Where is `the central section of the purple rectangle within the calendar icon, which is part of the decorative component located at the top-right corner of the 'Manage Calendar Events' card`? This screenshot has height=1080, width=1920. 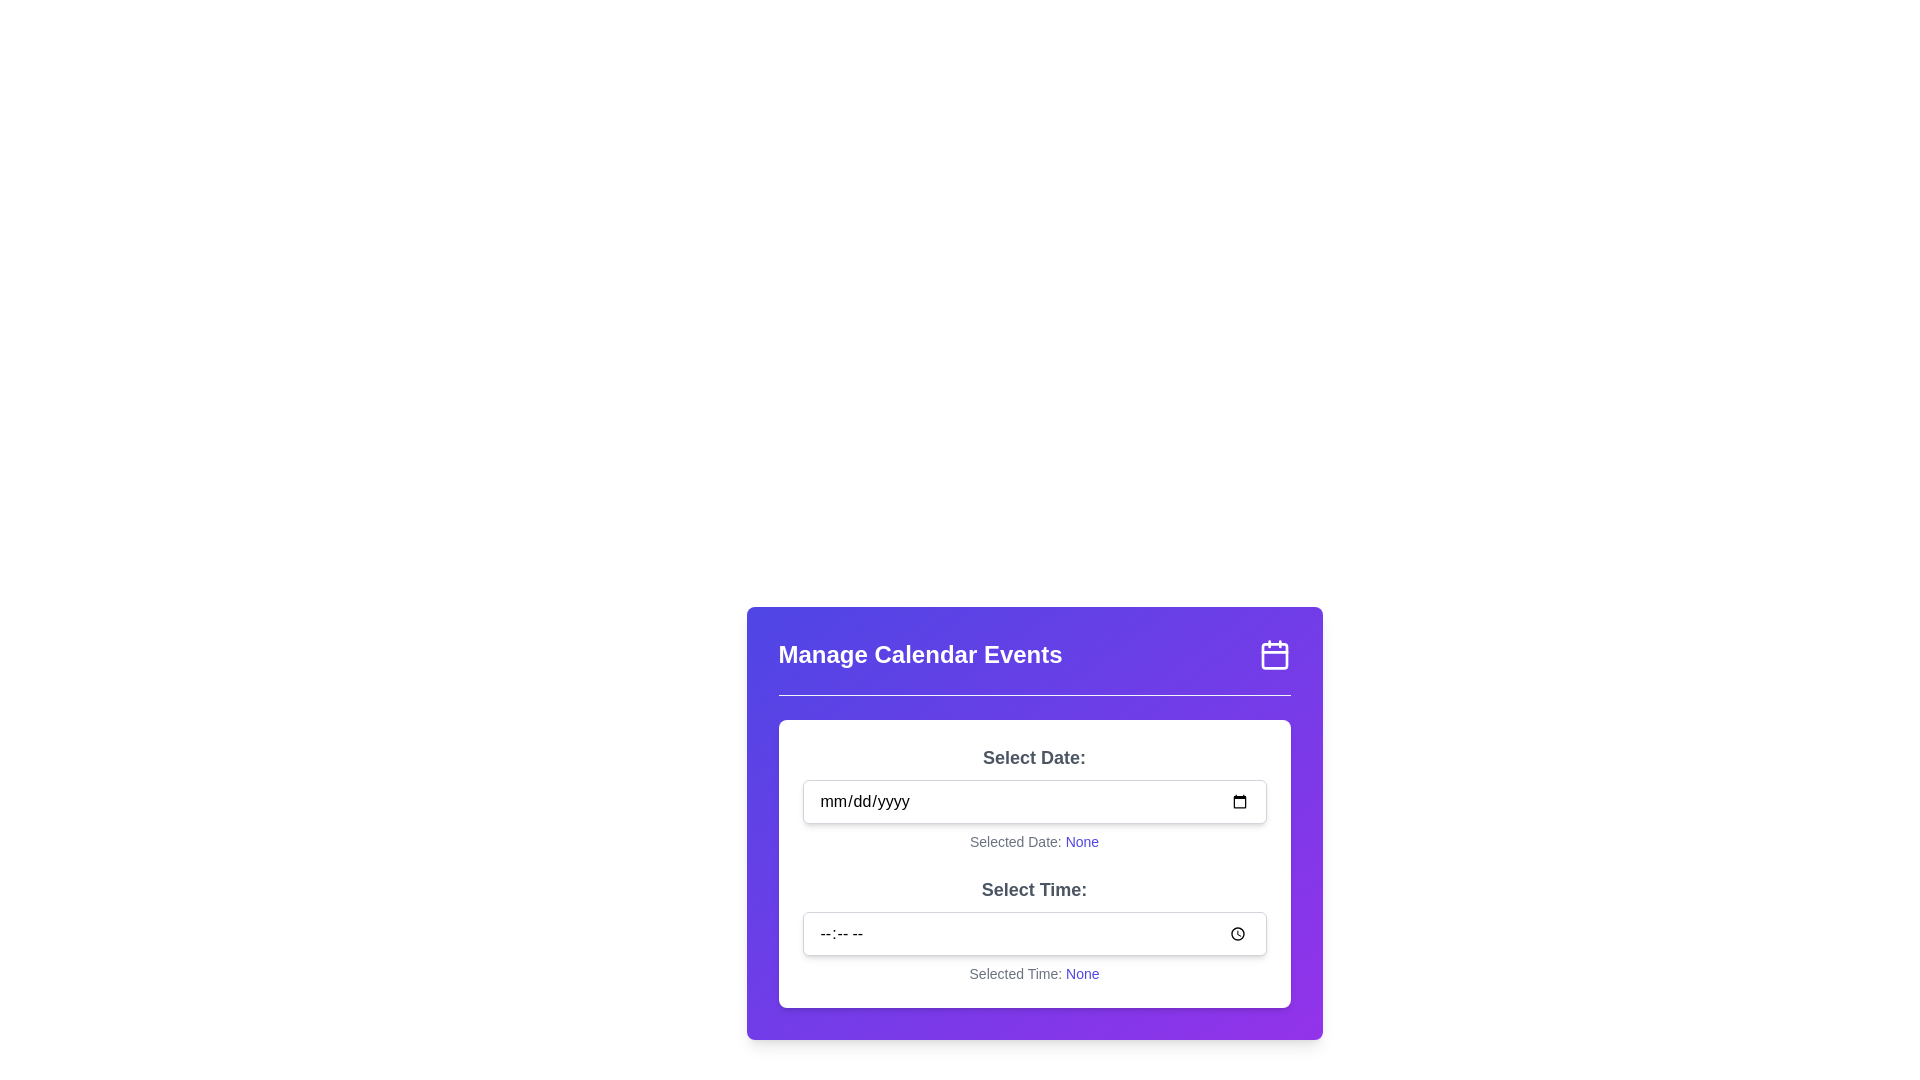 the central section of the purple rectangle within the calendar icon, which is part of the decorative component located at the top-right corner of the 'Manage Calendar Events' card is located at coordinates (1273, 656).